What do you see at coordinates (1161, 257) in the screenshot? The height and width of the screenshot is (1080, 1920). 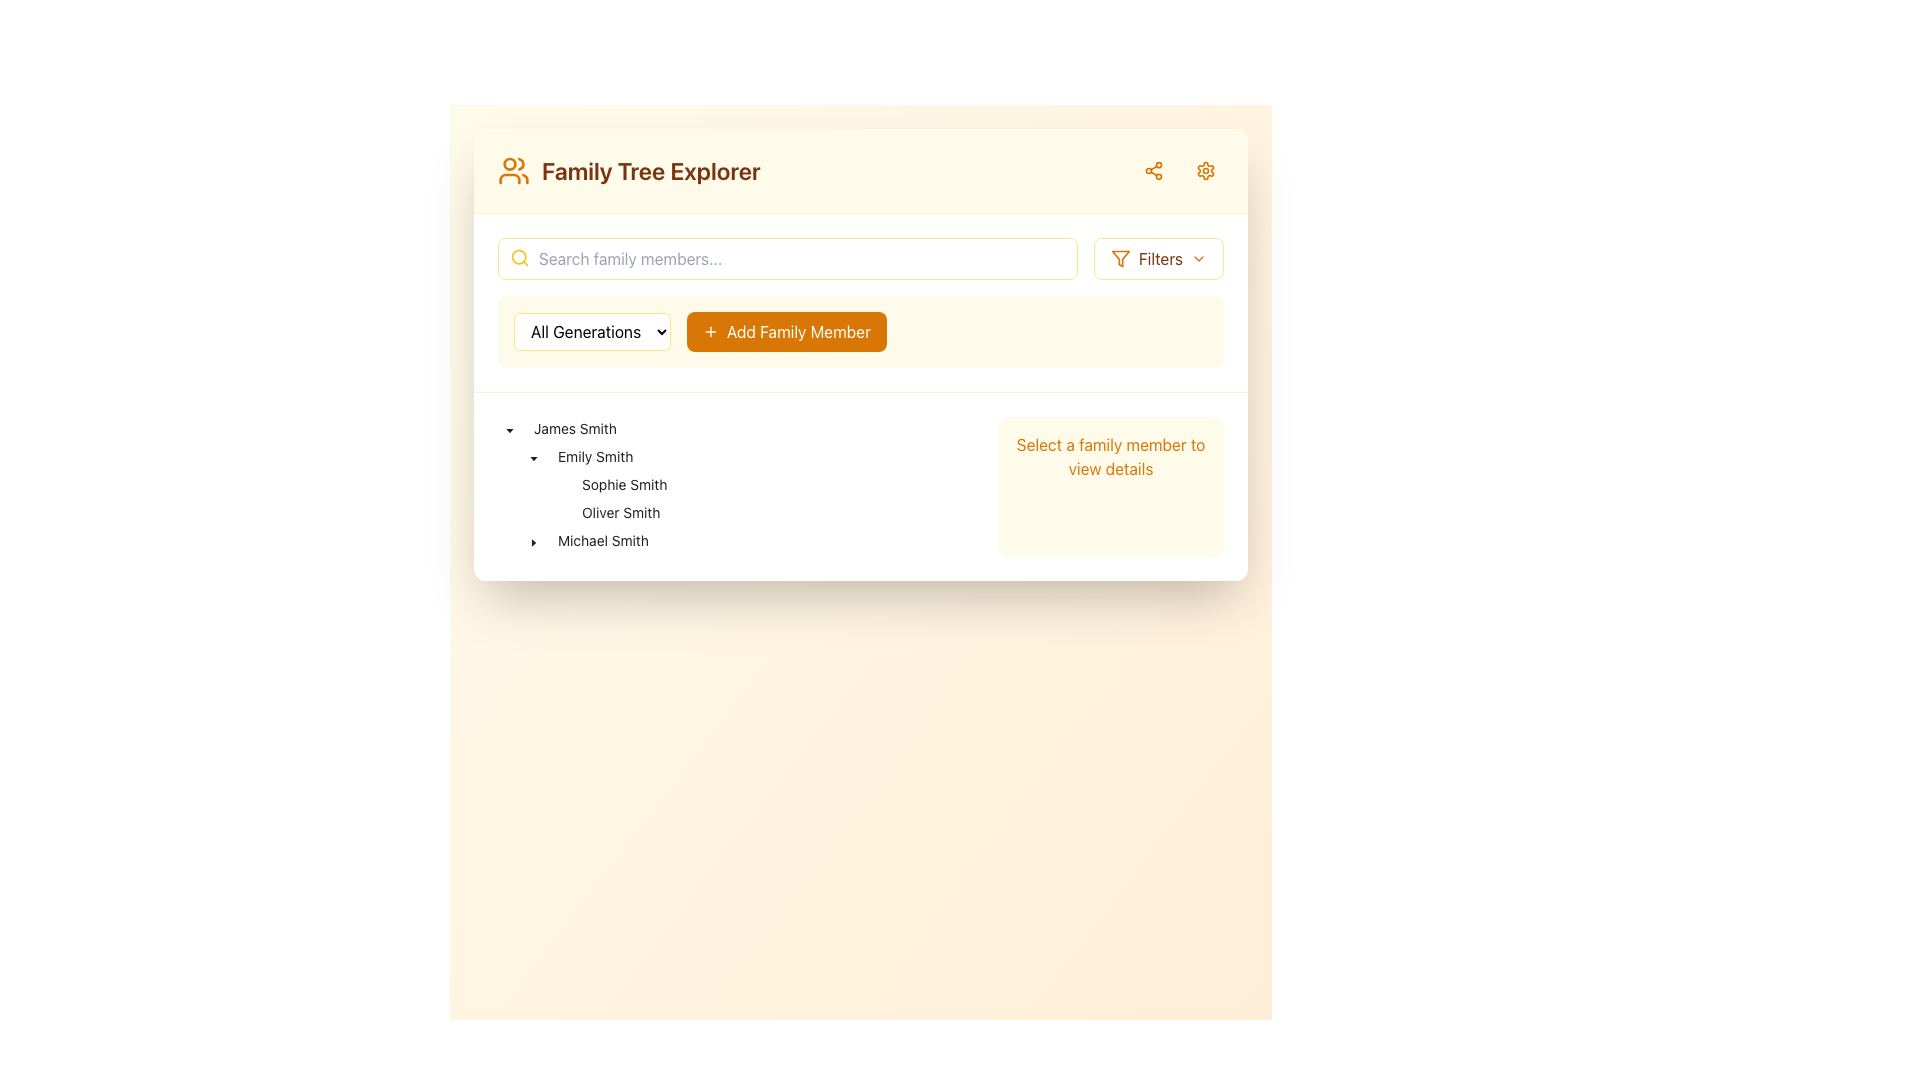 I see `the 'Filters' text label element, which is styled in bold amber color and located within a button-like structure in the upper-right section of the interface` at bounding box center [1161, 257].